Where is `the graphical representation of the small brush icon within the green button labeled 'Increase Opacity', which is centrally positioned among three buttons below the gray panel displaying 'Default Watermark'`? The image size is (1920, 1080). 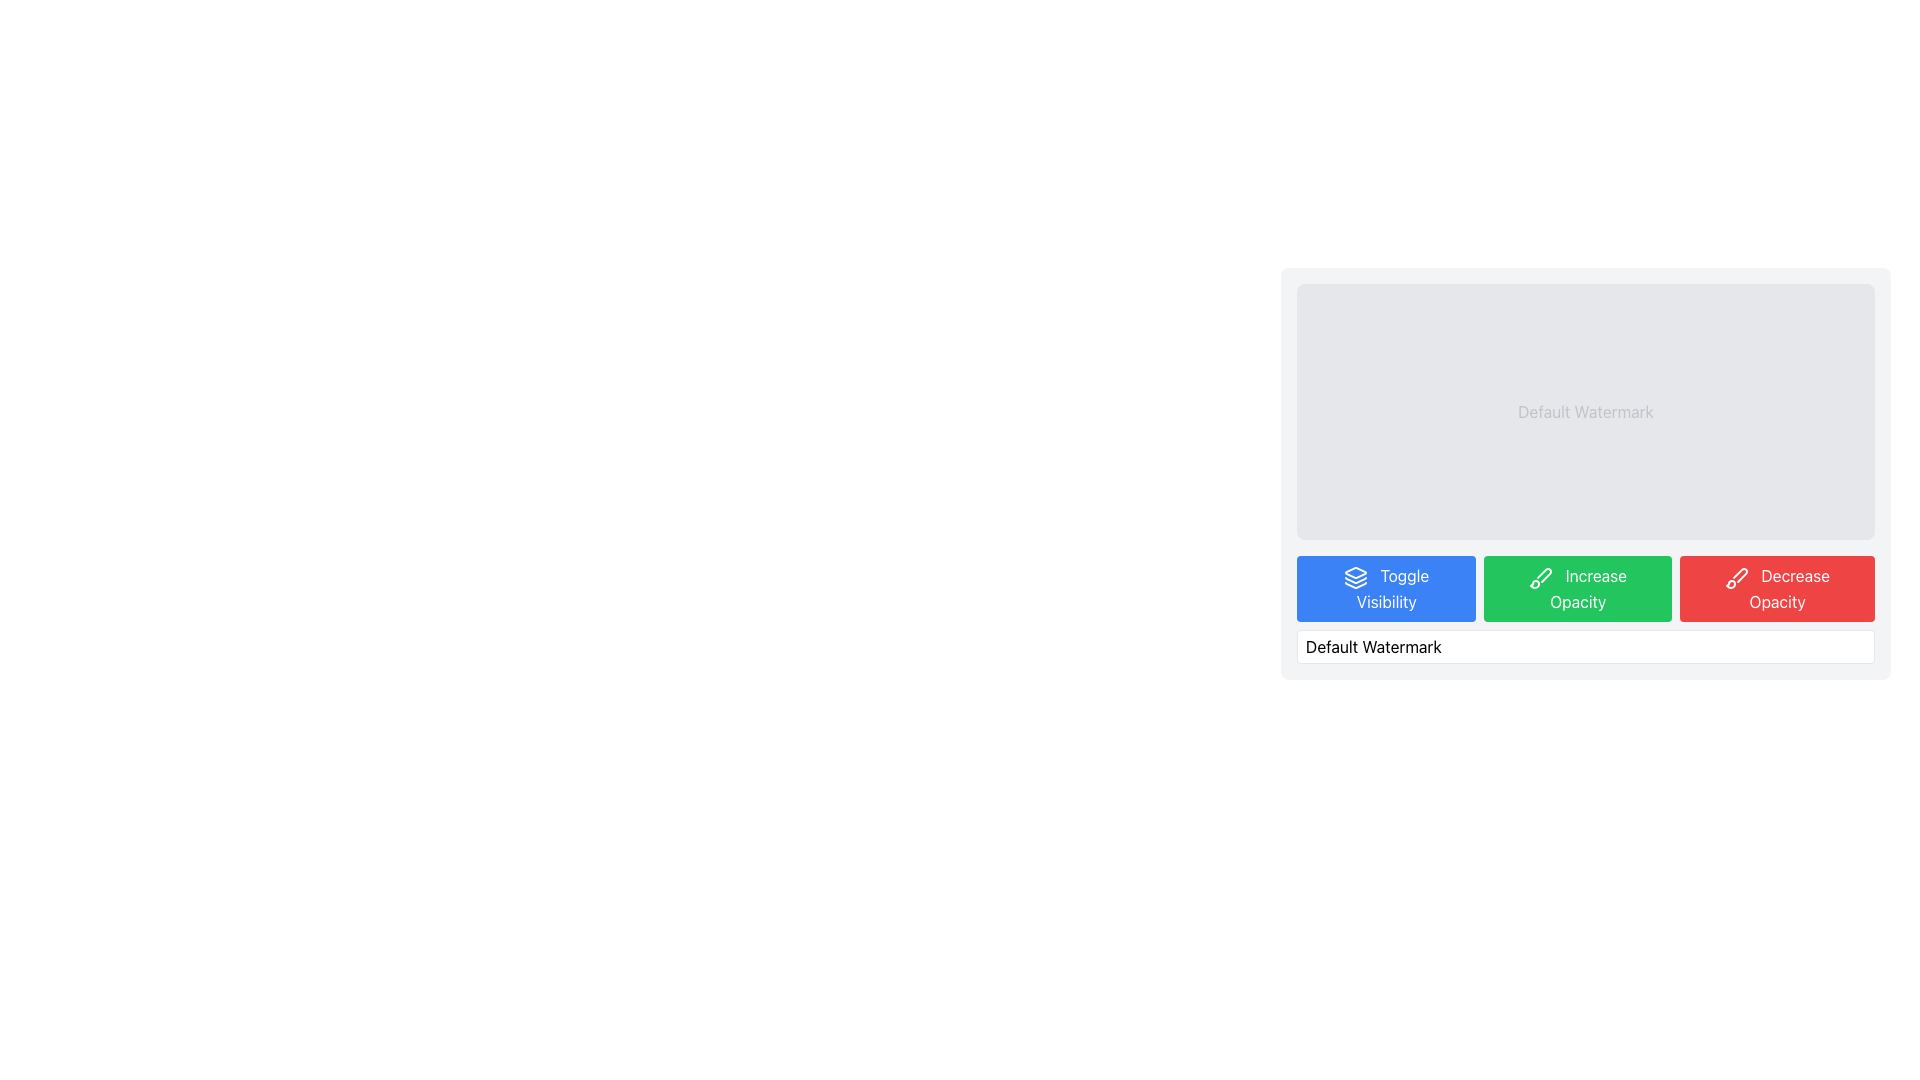
the graphical representation of the small brush icon within the green button labeled 'Increase Opacity', which is centrally positioned among three buttons below the gray panel displaying 'Default Watermark' is located at coordinates (1540, 577).